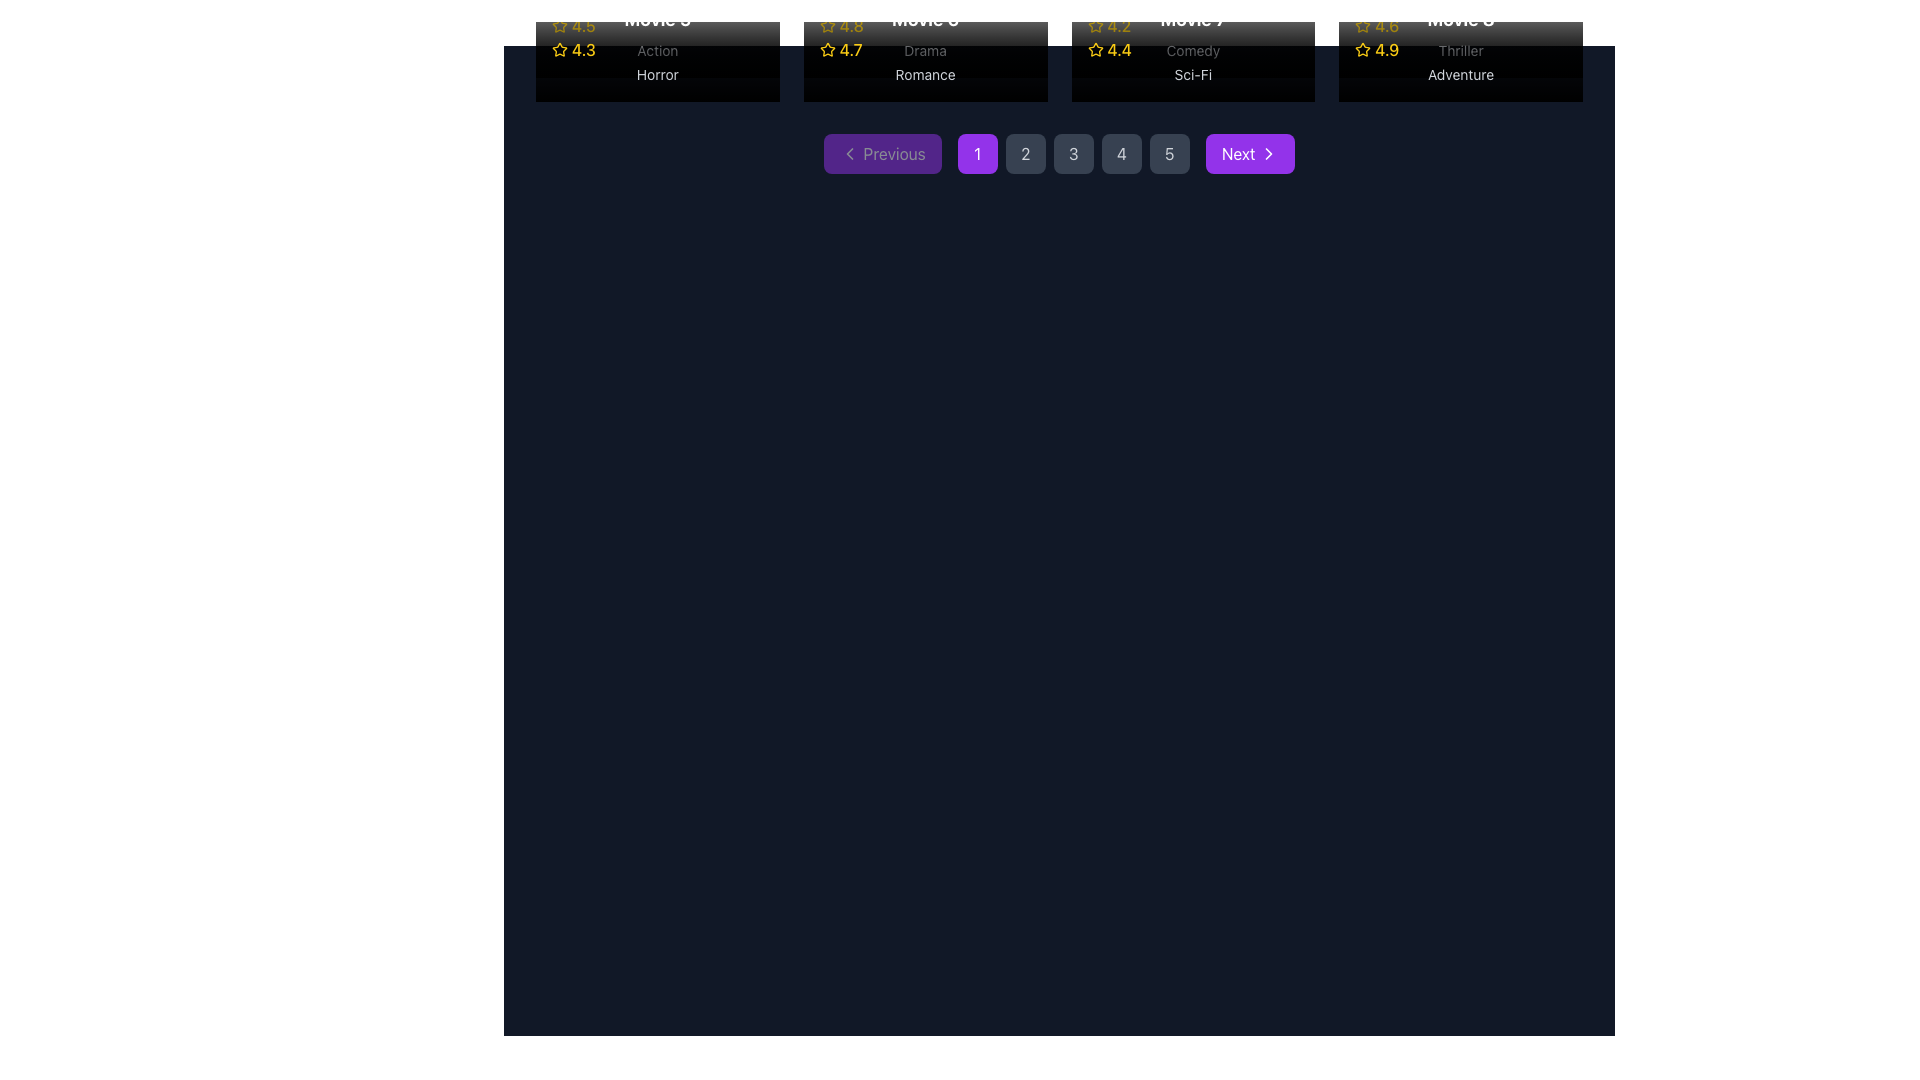 This screenshot has width=1920, height=1080. Describe the element at coordinates (657, 19) in the screenshot. I see `the text label identifying the movie title, which is located at the upper-middle part of the movie card display, above the rating indicator and genre labels` at that location.